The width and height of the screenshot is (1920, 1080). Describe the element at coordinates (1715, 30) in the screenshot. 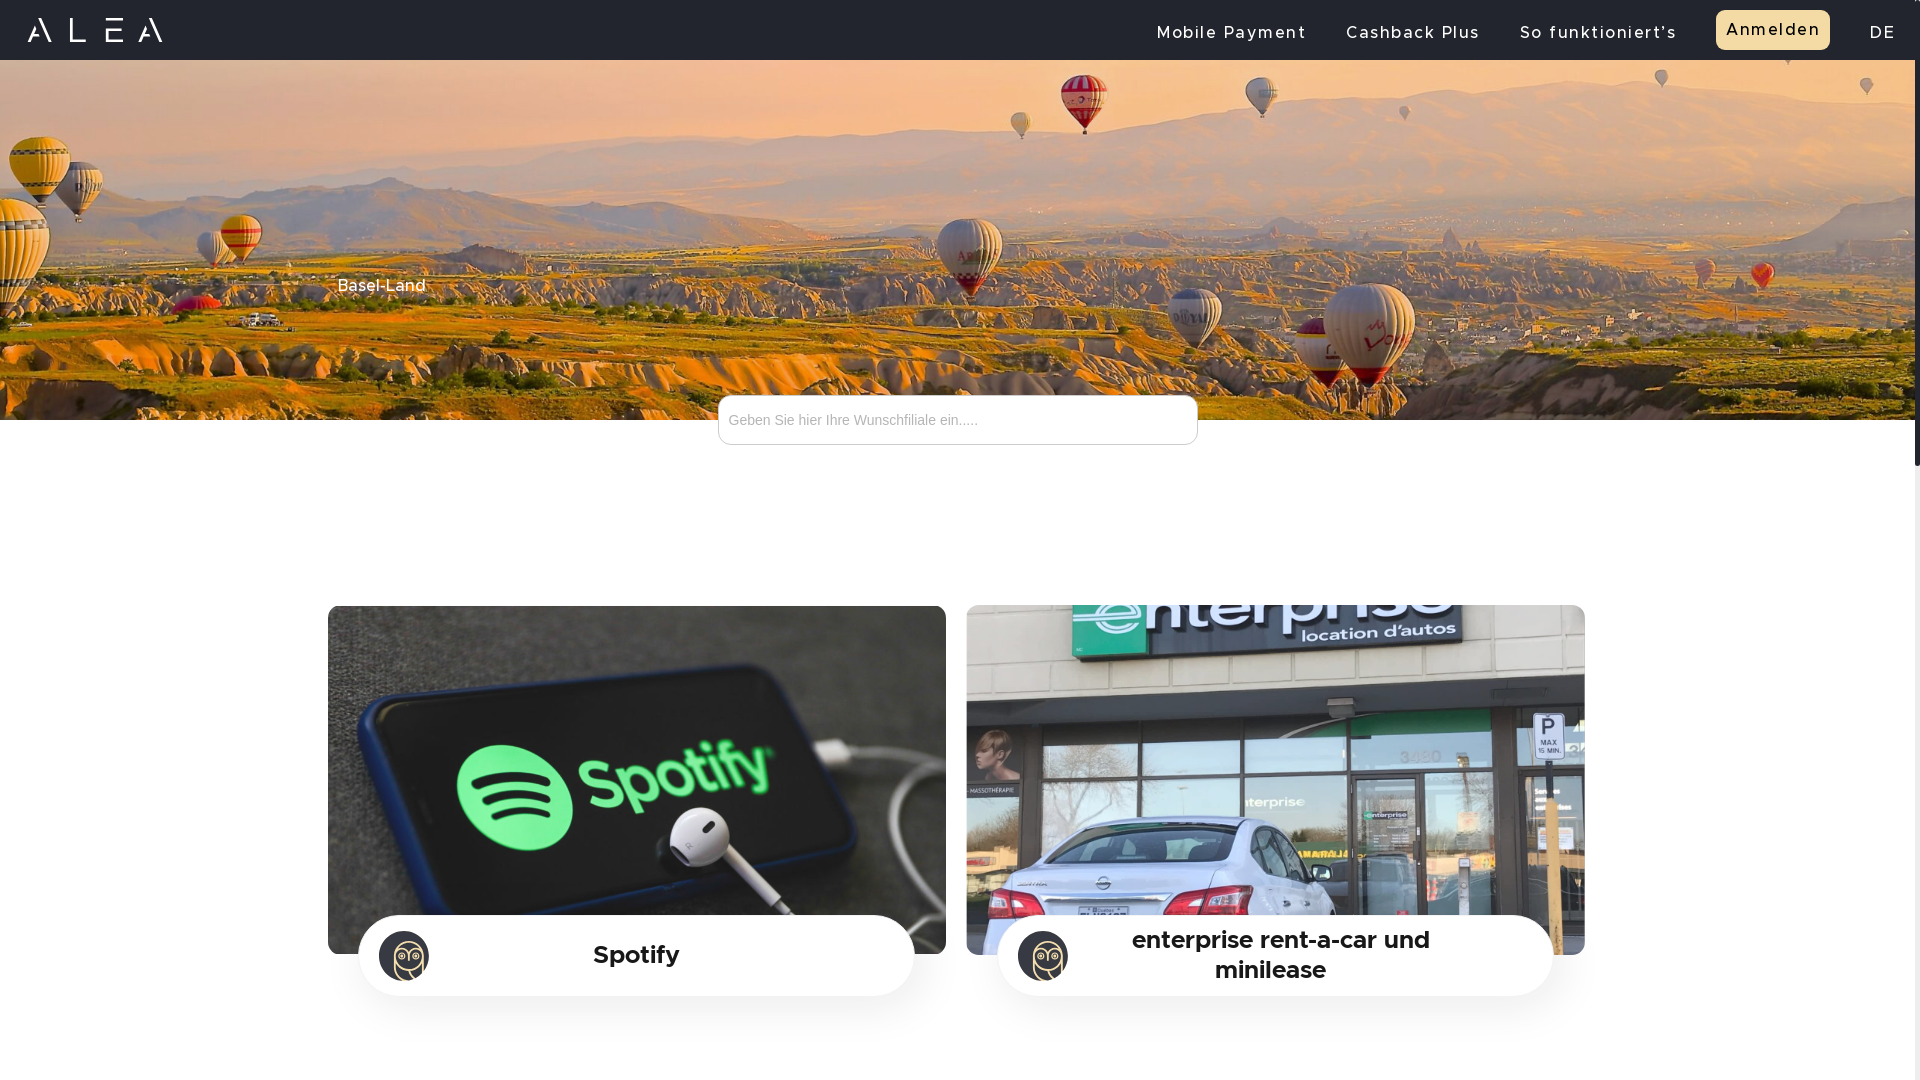

I see `'Anmelden'` at that location.